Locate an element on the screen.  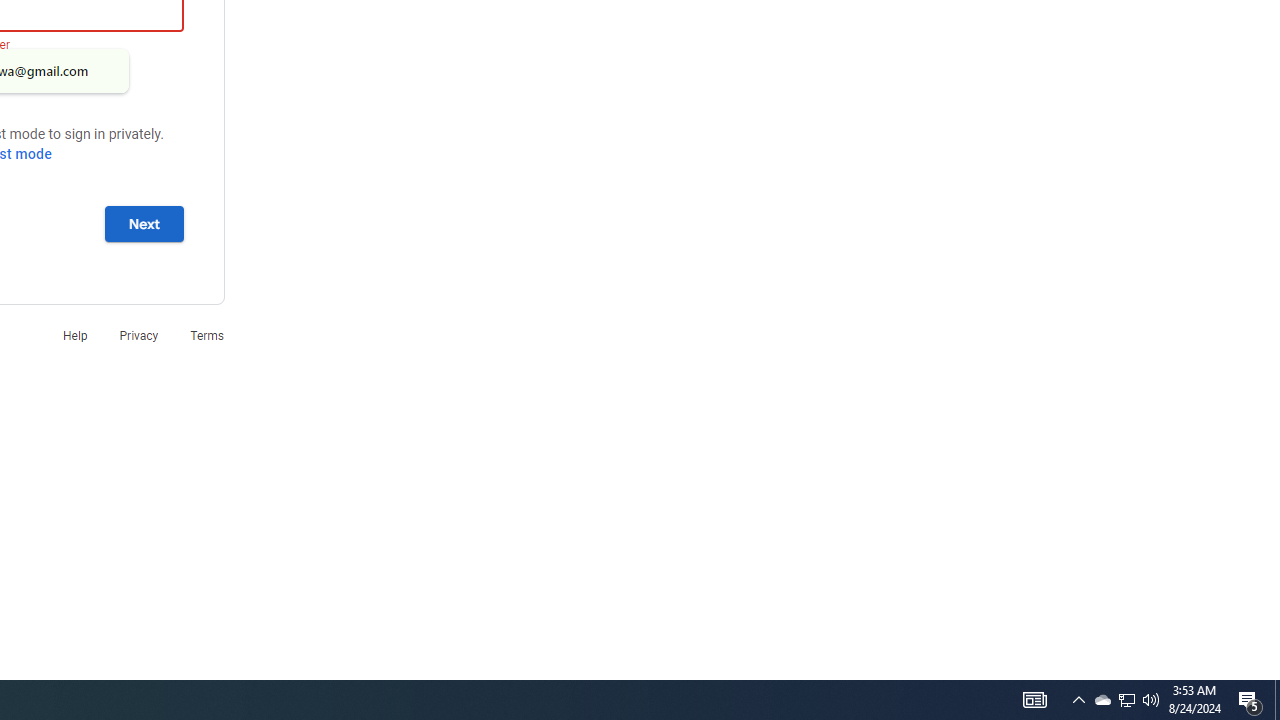
'Privacy' is located at coordinates (137, 334).